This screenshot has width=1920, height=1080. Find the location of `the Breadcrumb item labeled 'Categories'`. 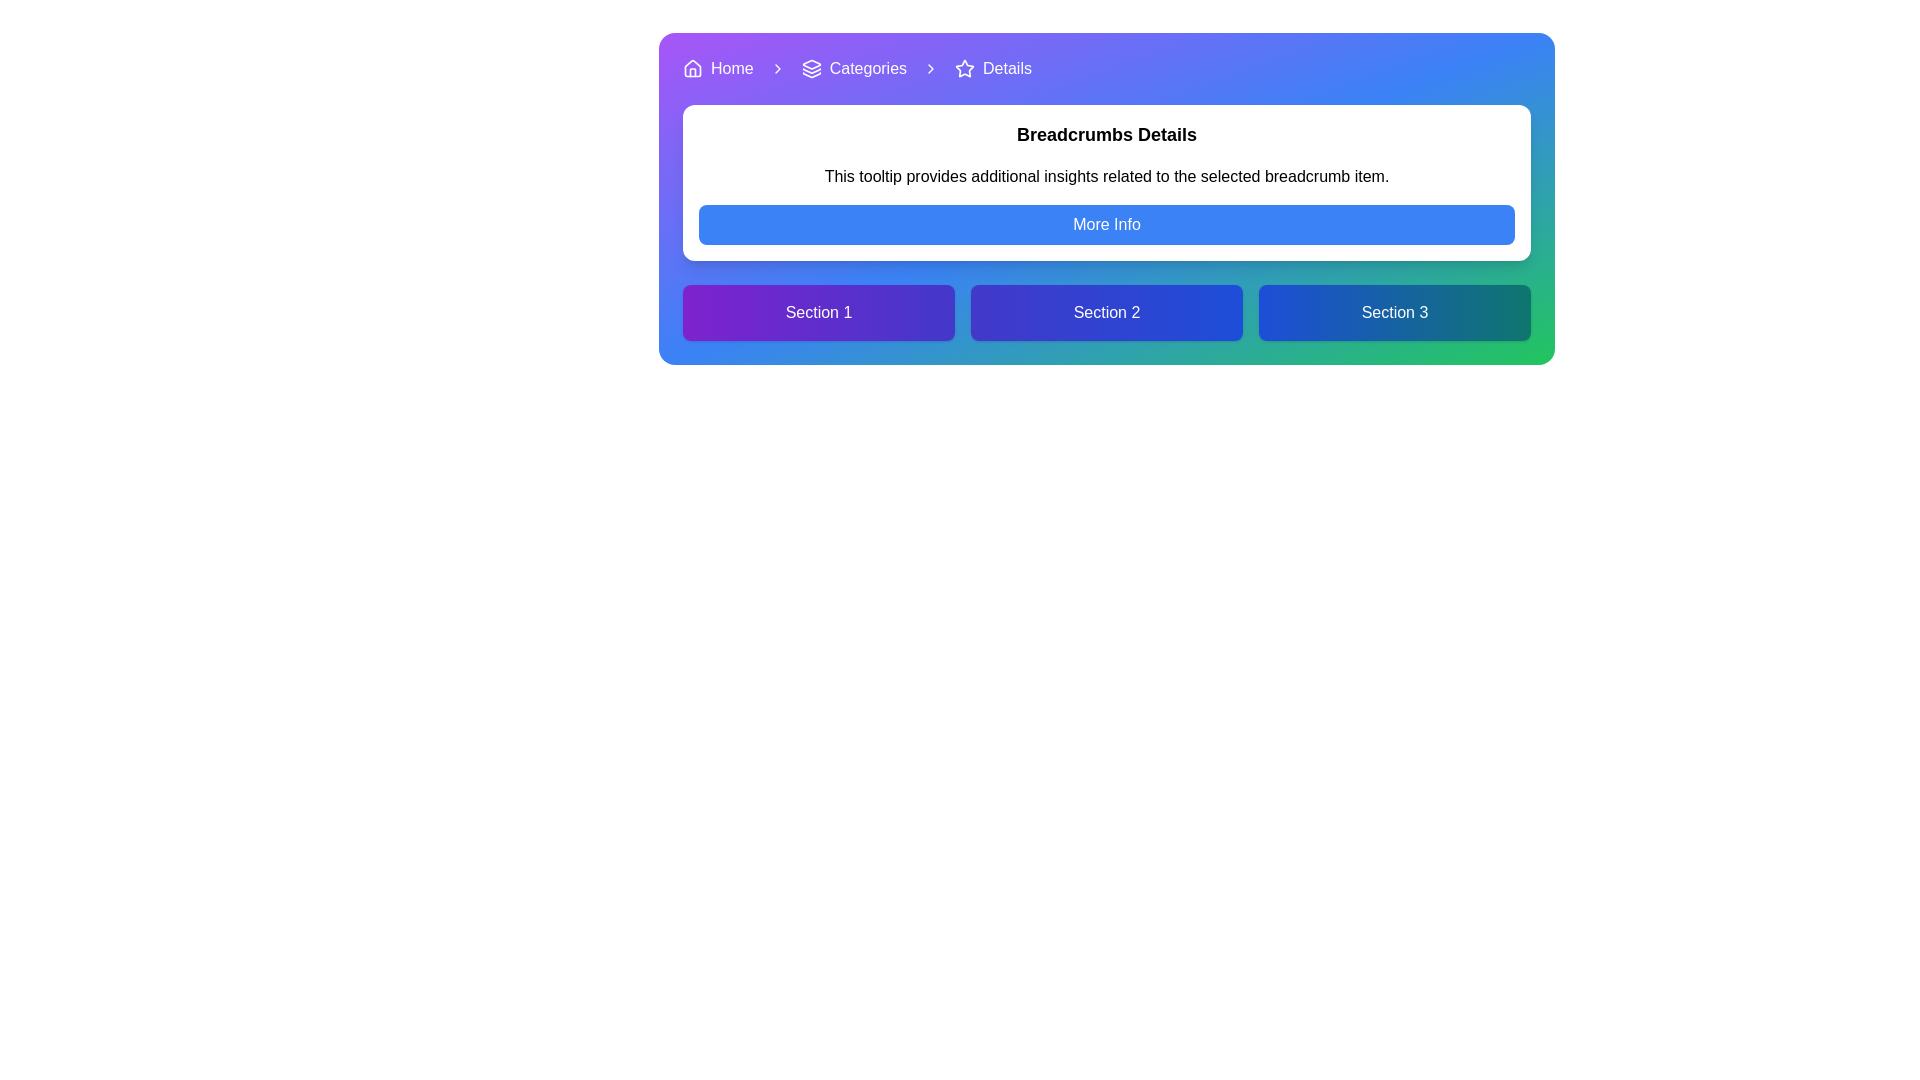

the Breadcrumb item labeled 'Categories' is located at coordinates (854, 68).